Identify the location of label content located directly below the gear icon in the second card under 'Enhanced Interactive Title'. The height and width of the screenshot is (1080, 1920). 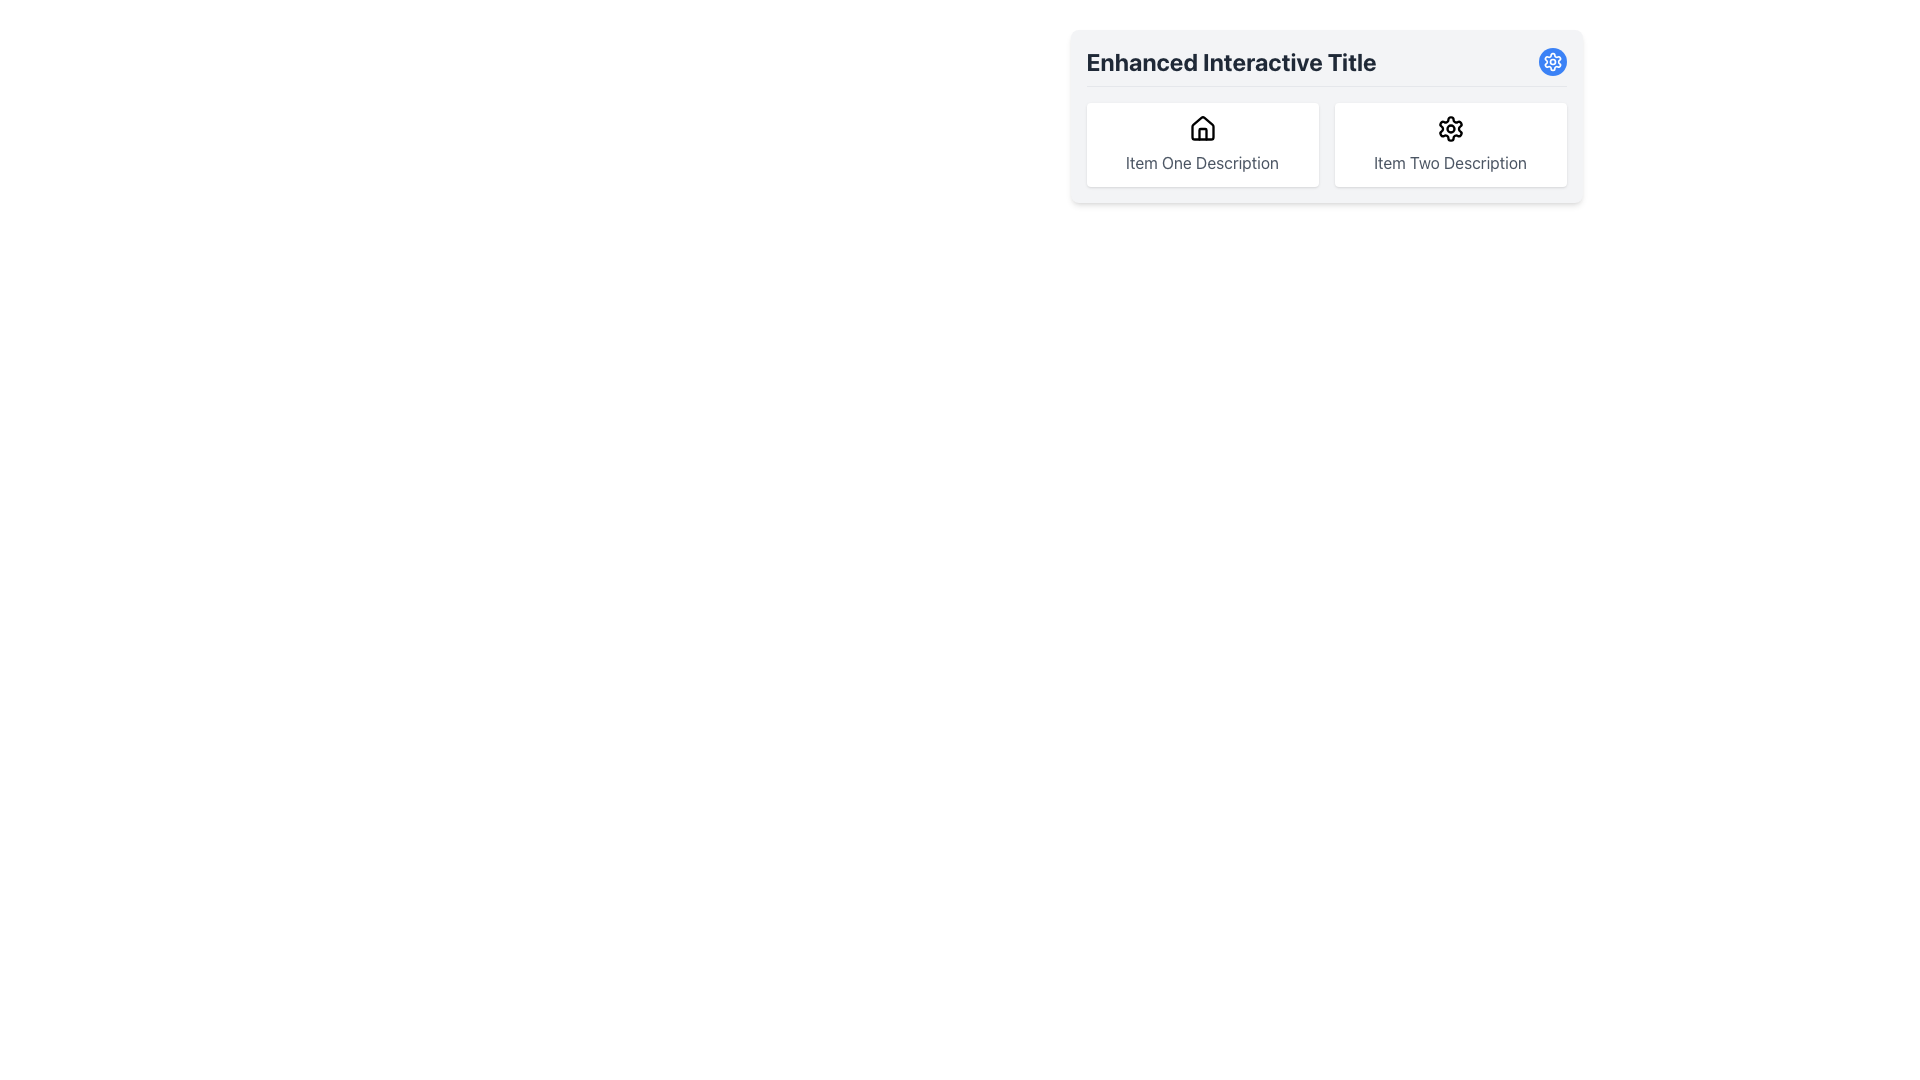
(1450, 161).